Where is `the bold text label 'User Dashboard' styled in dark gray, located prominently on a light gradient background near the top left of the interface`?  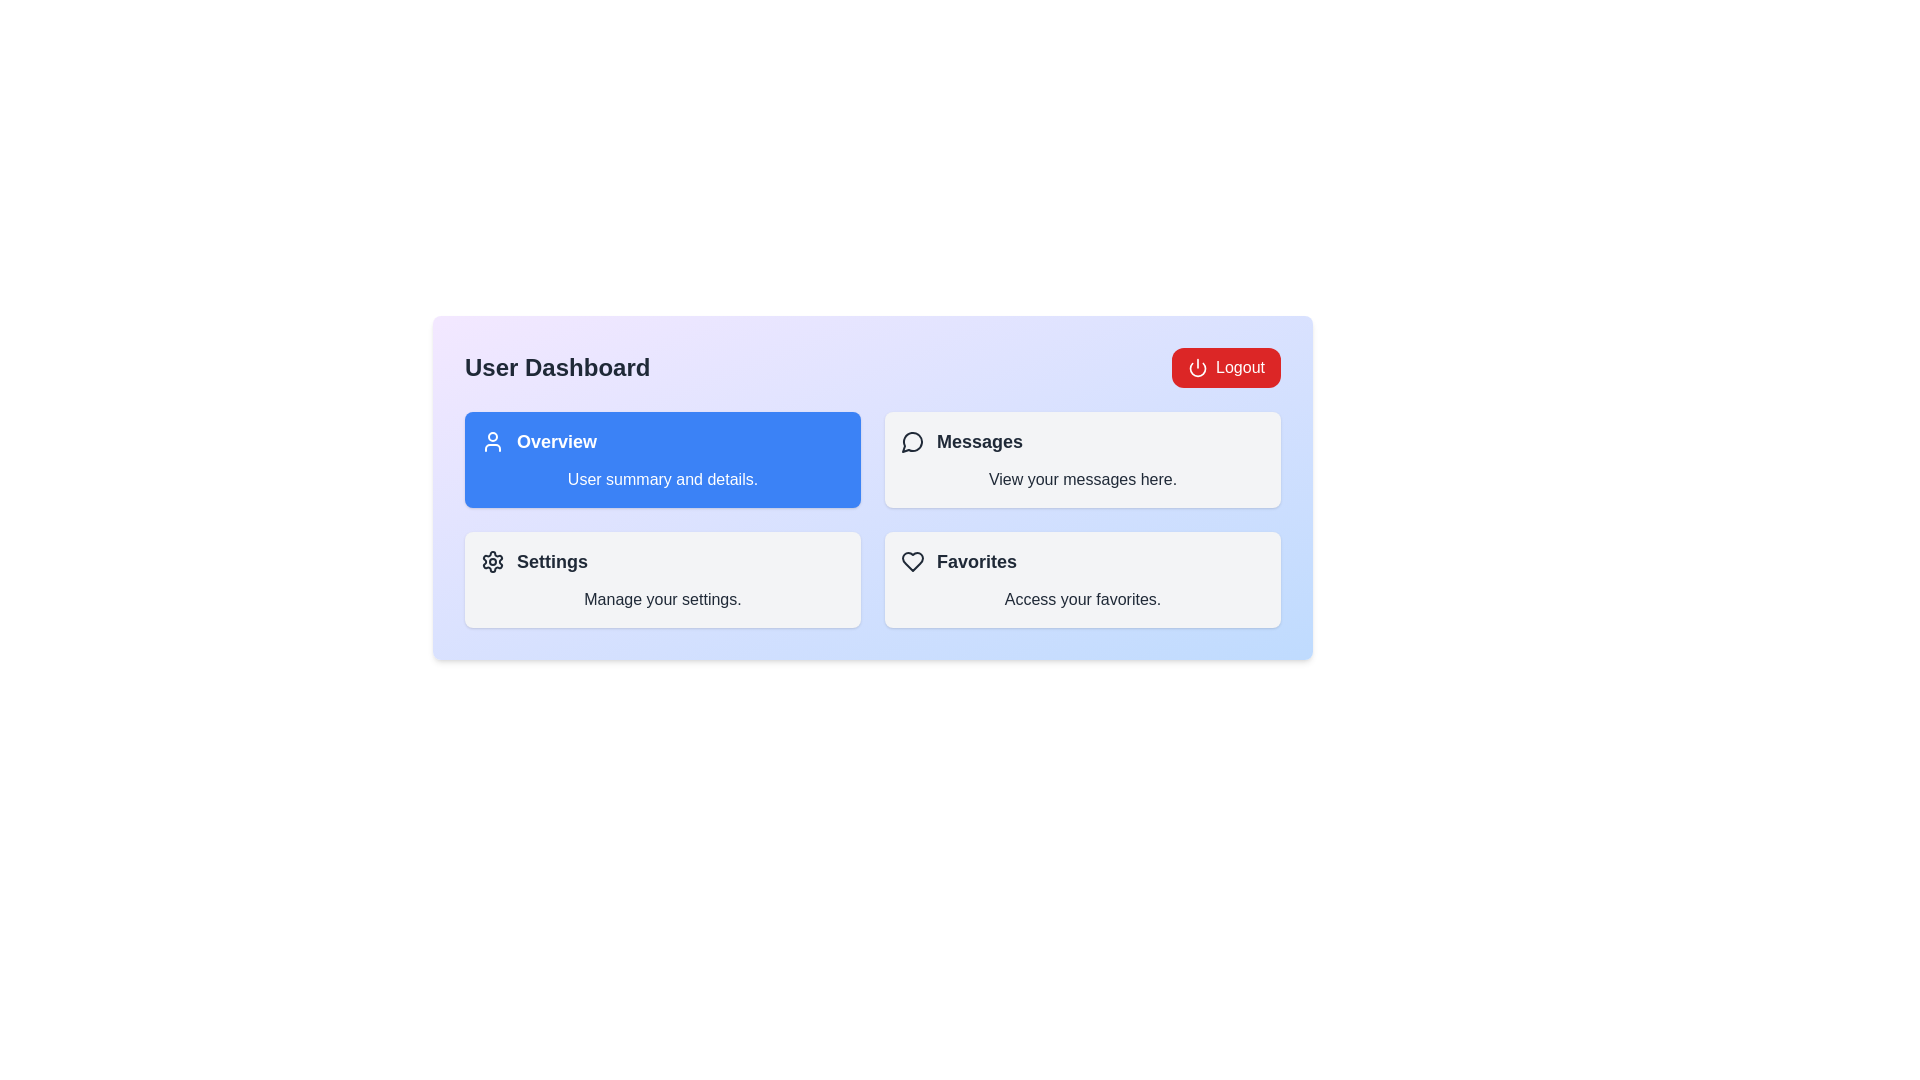
the bold text label 'User Dashboard' styled in dark gray, located prominently on a light gradient background near the top left of the interface is located at coordinates (557, 367).